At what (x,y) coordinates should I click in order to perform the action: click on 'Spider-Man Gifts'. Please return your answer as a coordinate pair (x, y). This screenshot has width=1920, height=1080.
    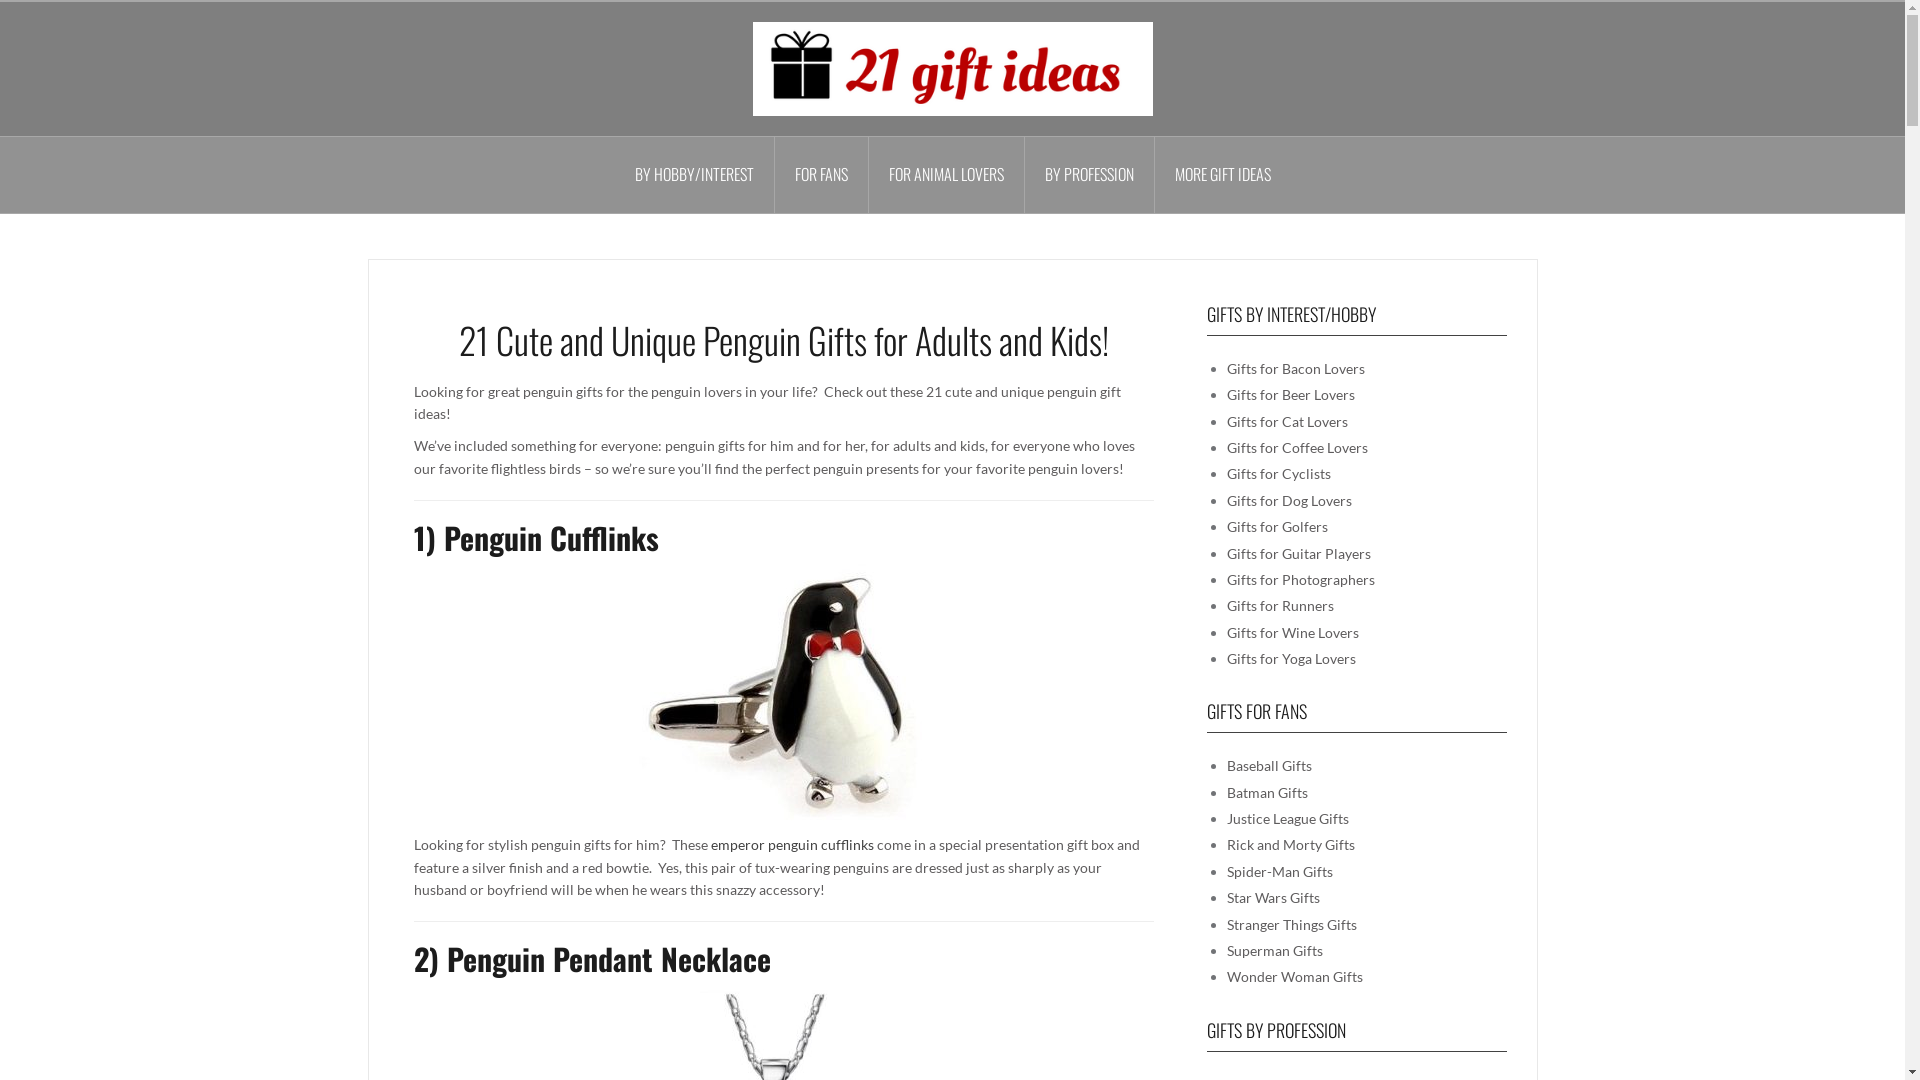
    Looking at the image, I should click on (1277, 870).